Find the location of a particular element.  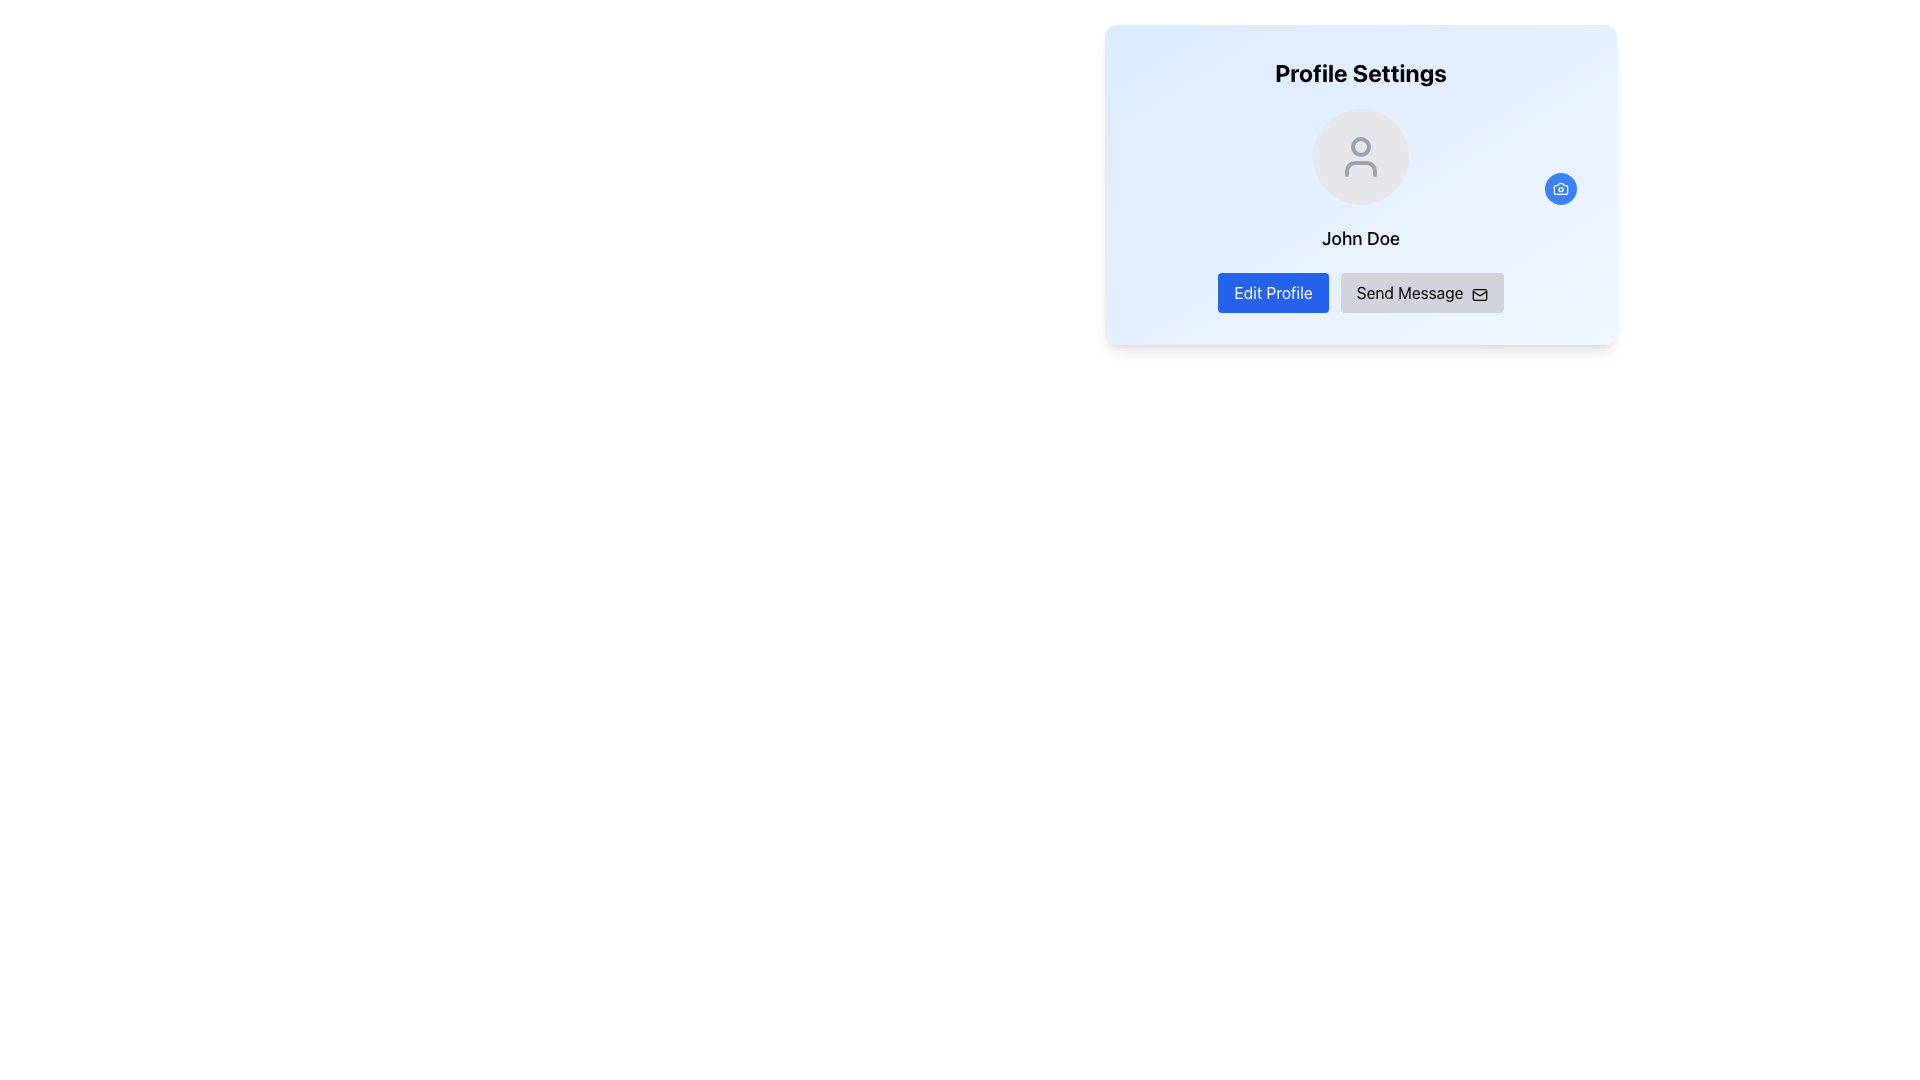

the email icon located at the rightmost position of the 'Send Message' button in the lower right corner of the profile card interface for further interaction is located at coordinates (1479, 294).